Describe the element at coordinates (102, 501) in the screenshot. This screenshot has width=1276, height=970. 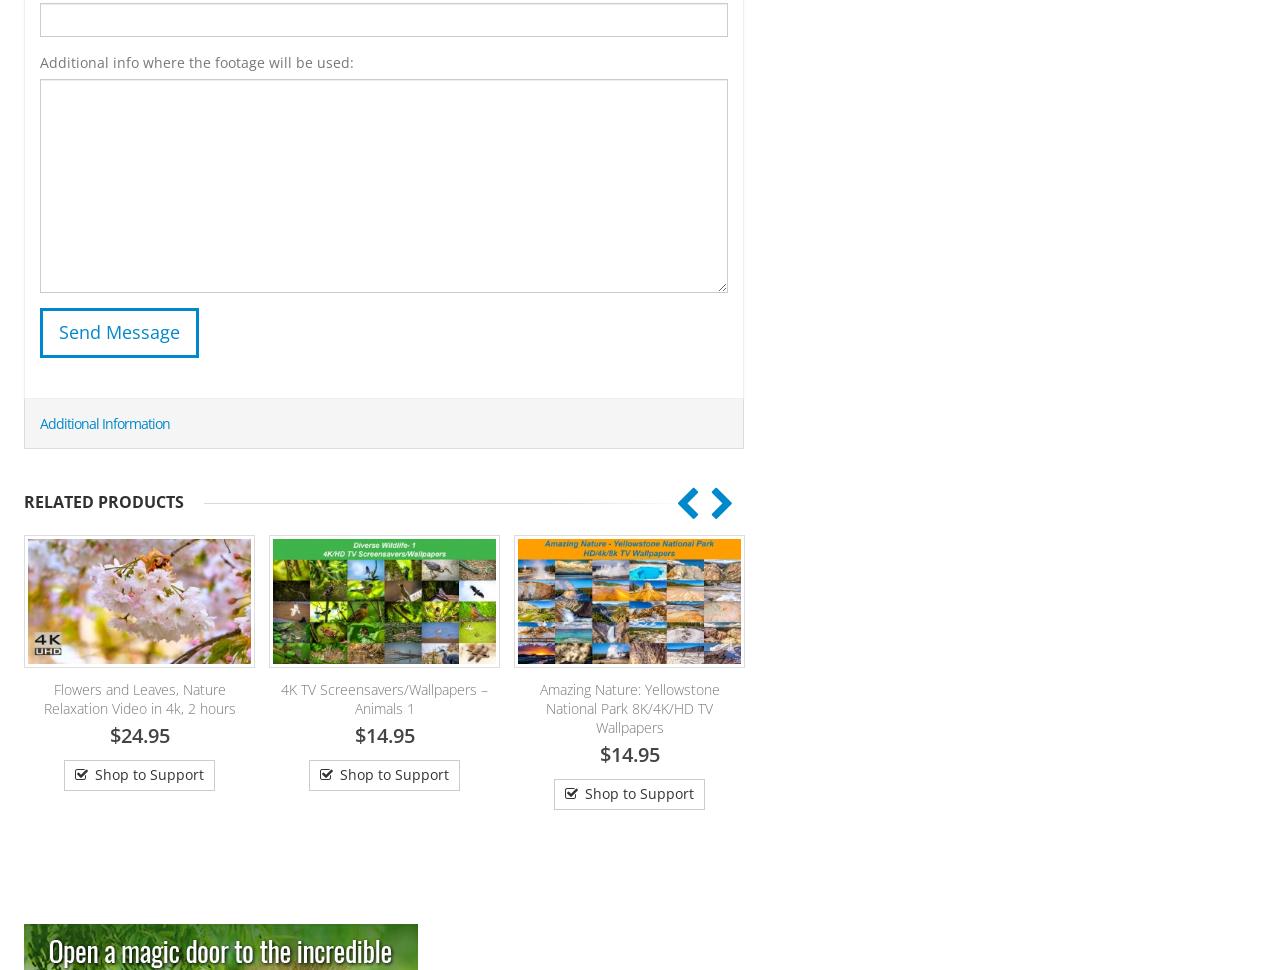
I see `'Related Products'` at that location.